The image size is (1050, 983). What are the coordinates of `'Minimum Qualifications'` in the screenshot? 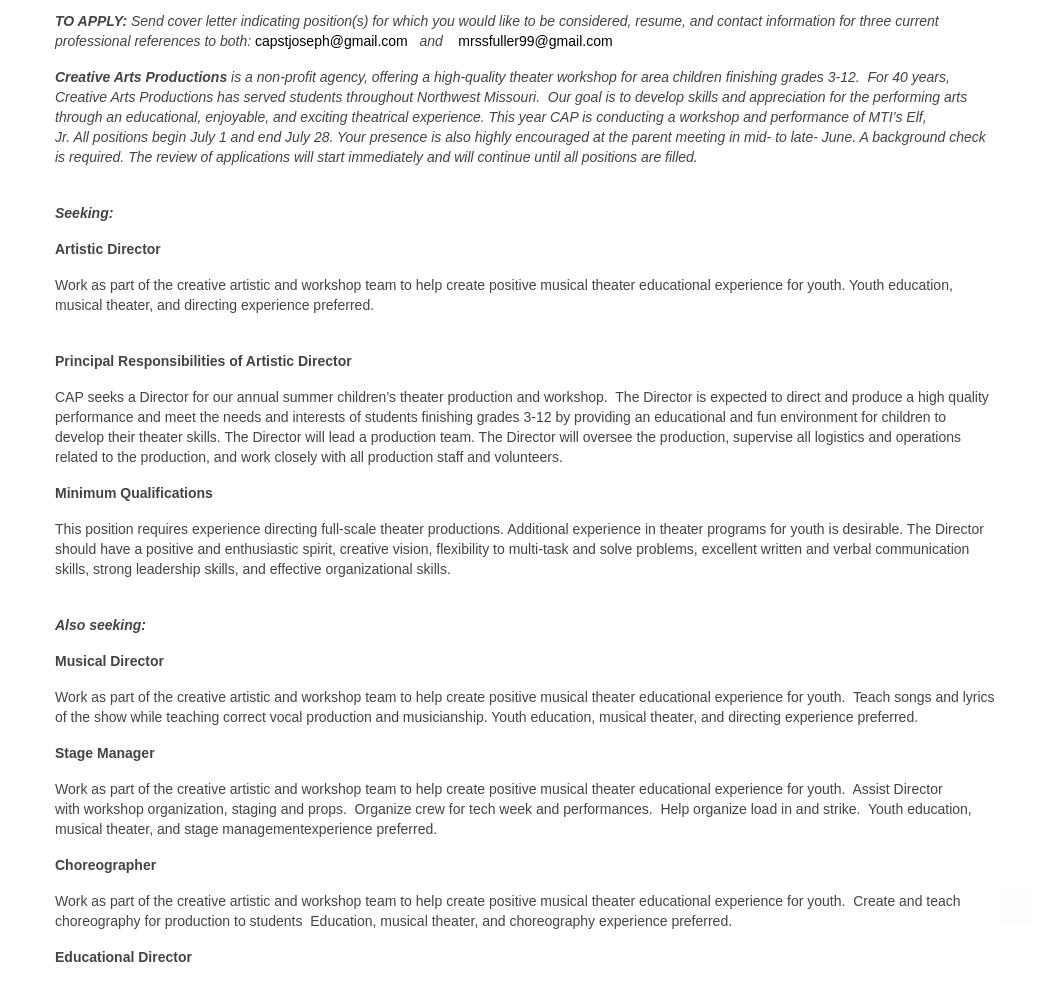 It's located at (54, 491).